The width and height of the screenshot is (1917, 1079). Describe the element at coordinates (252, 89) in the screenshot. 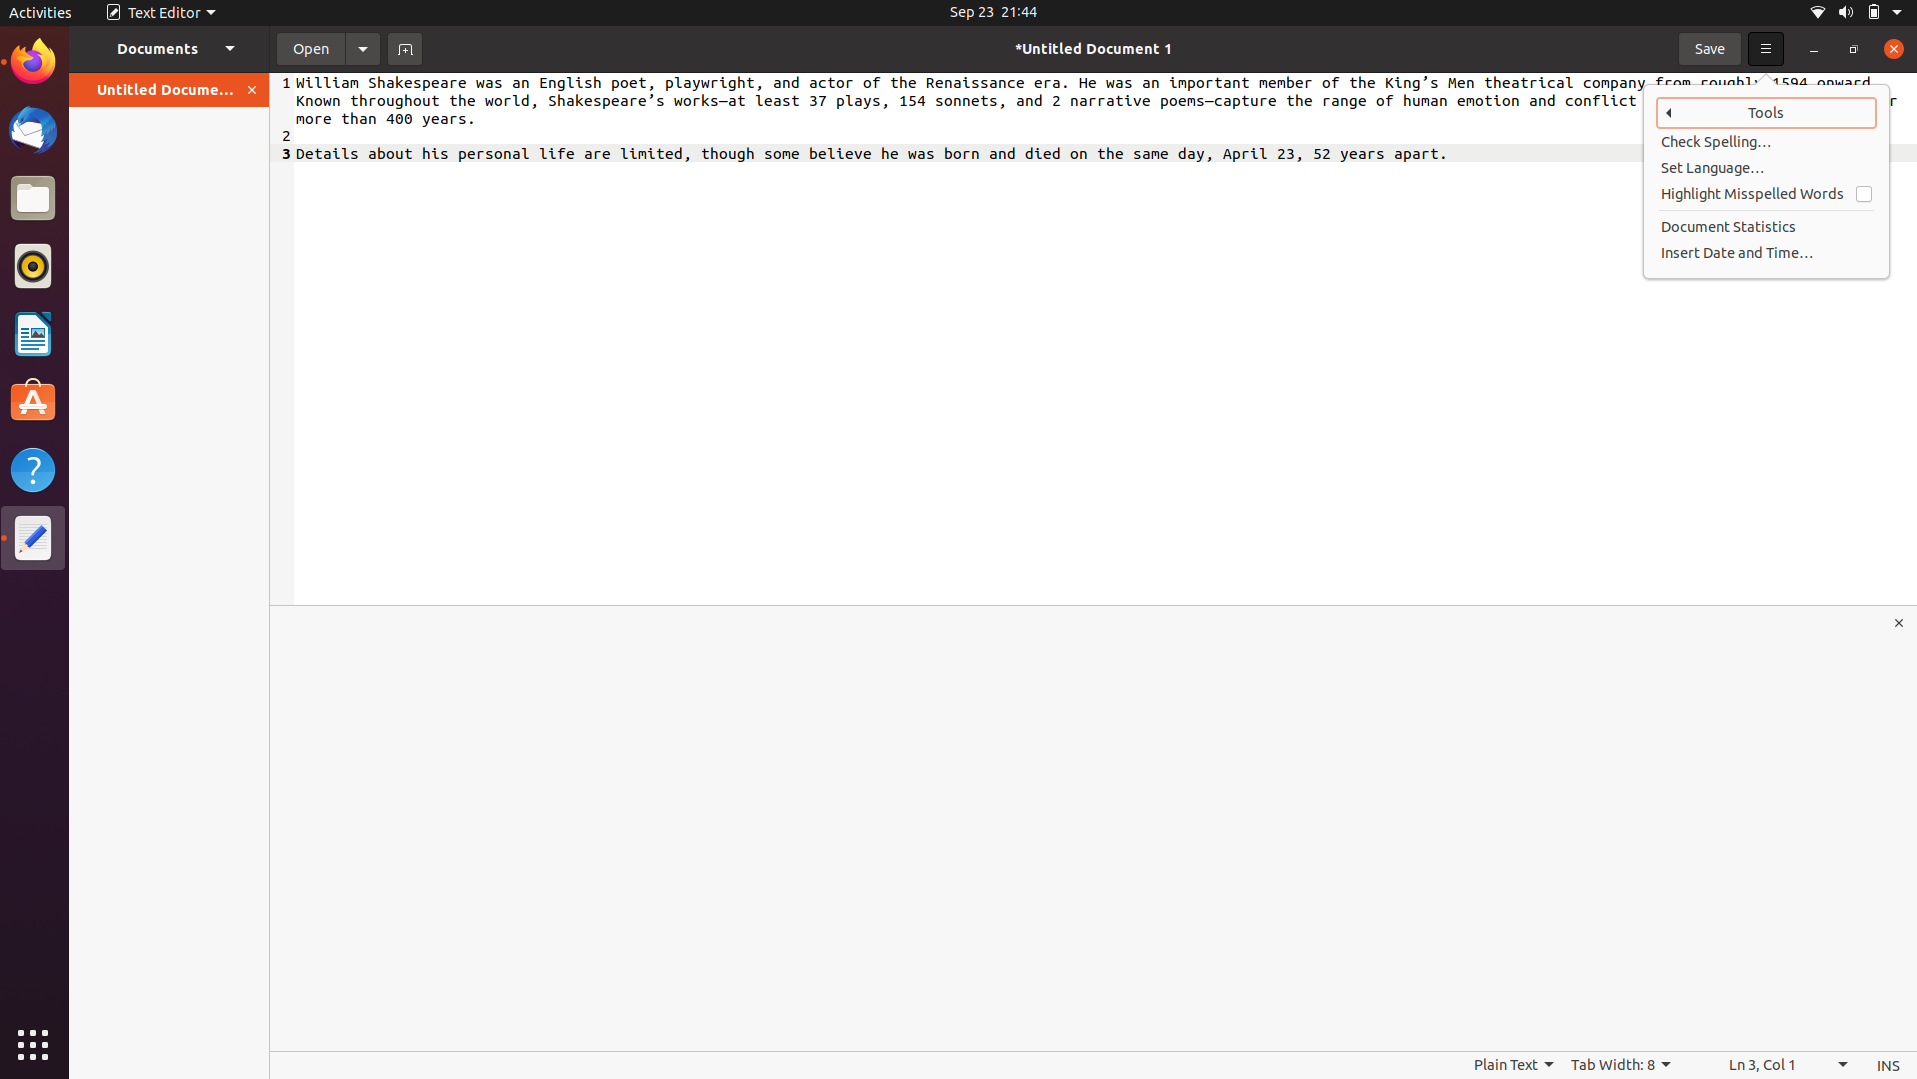

I see `Use the orange button on the left panel to shut the document` at that location.